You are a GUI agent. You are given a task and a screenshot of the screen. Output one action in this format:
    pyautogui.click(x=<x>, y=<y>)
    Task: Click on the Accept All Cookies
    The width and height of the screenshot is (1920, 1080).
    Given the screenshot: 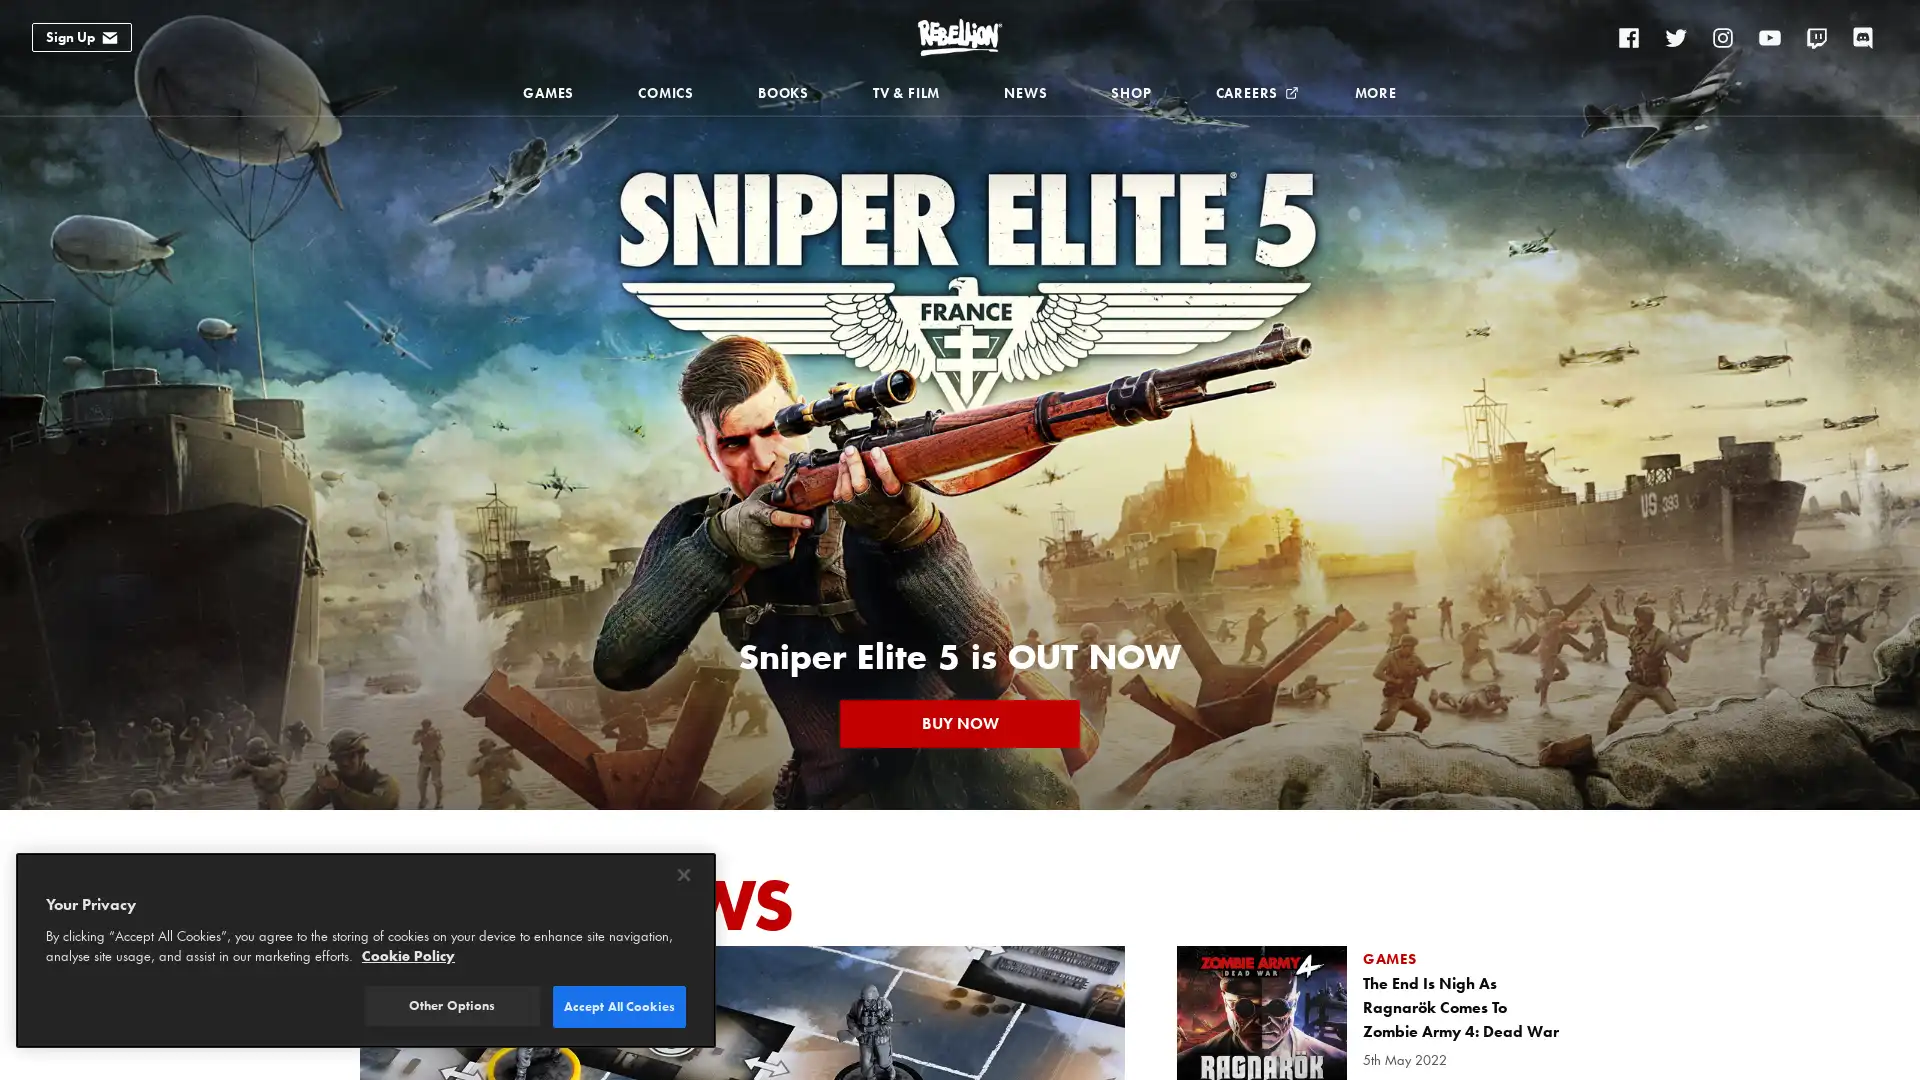 What is the action you would take?
    pyautogui.click(x=618, y=1006)
    